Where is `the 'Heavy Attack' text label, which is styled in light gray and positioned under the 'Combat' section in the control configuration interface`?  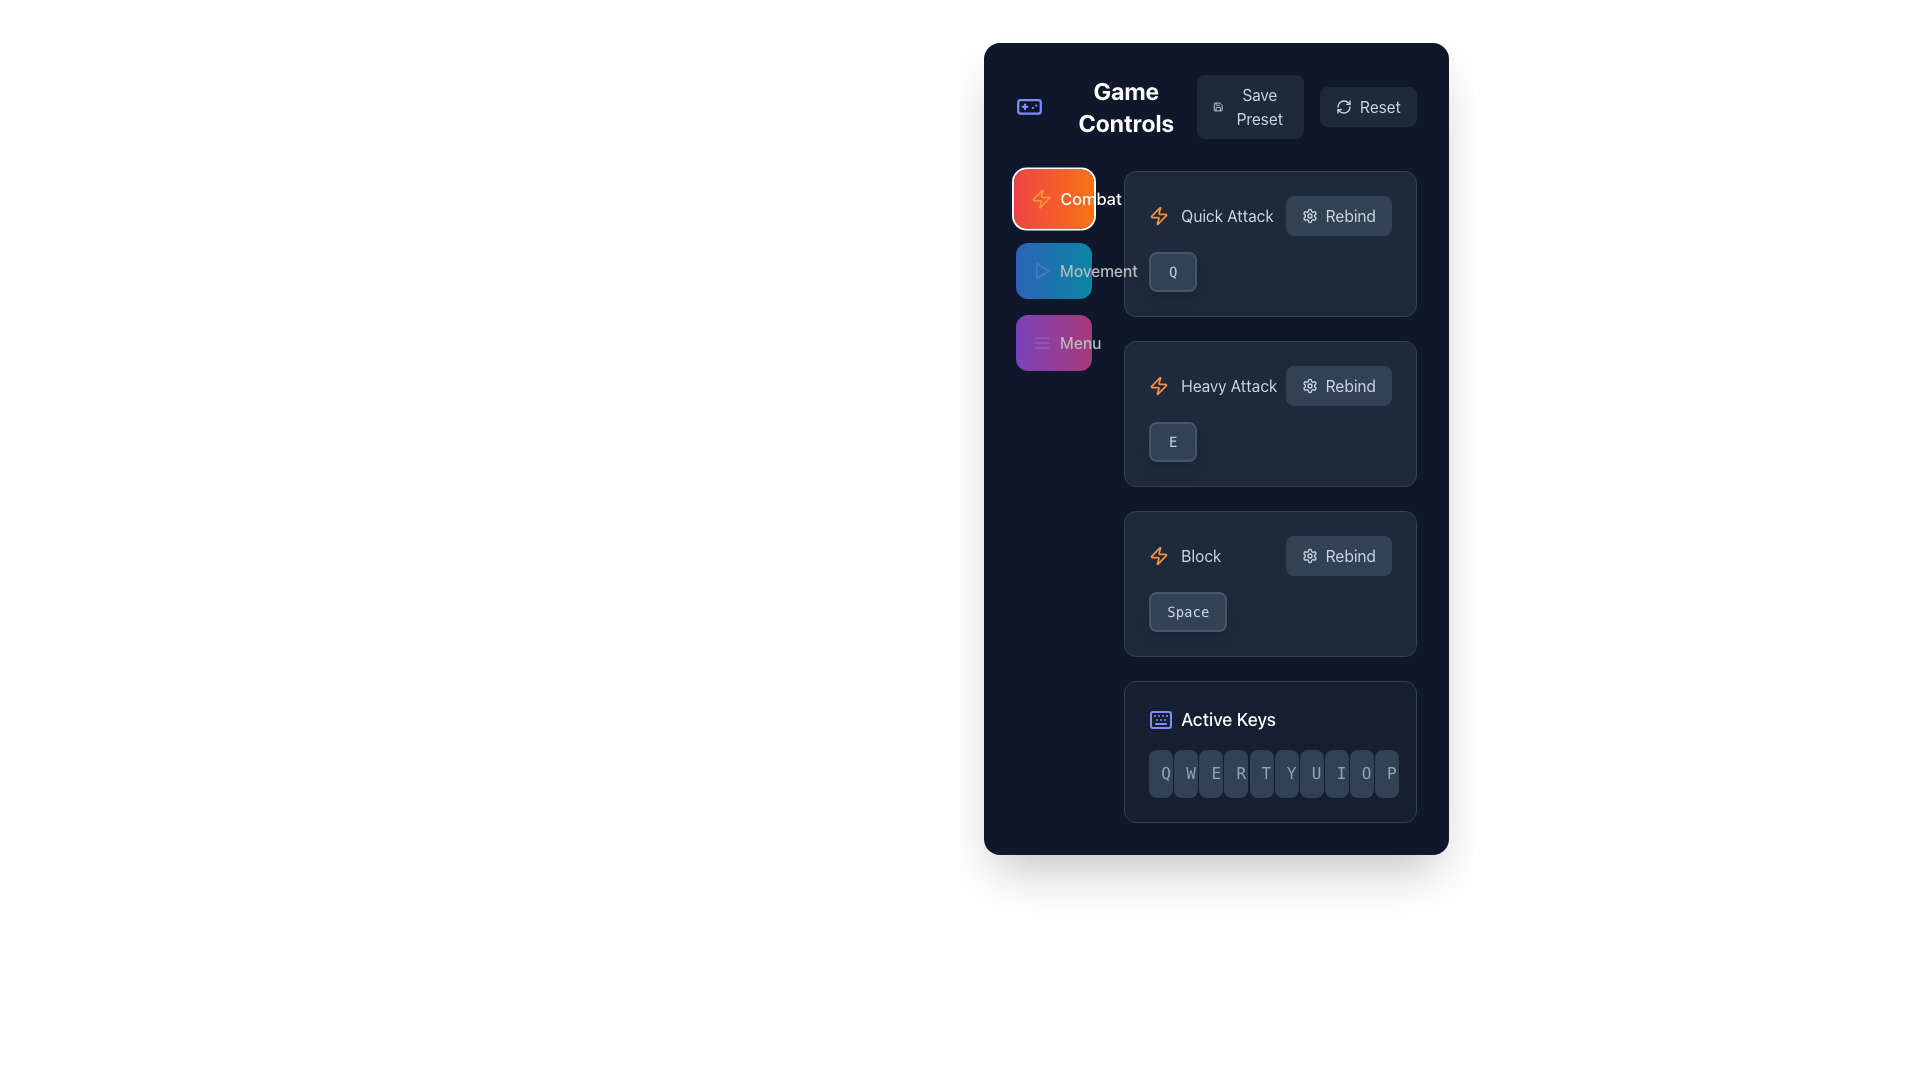
the 'Heavy Attack' text label, which is styled in light gray and positioned under the 'Combat' section in the control configuration interface is located at coordinates (1228, 385).